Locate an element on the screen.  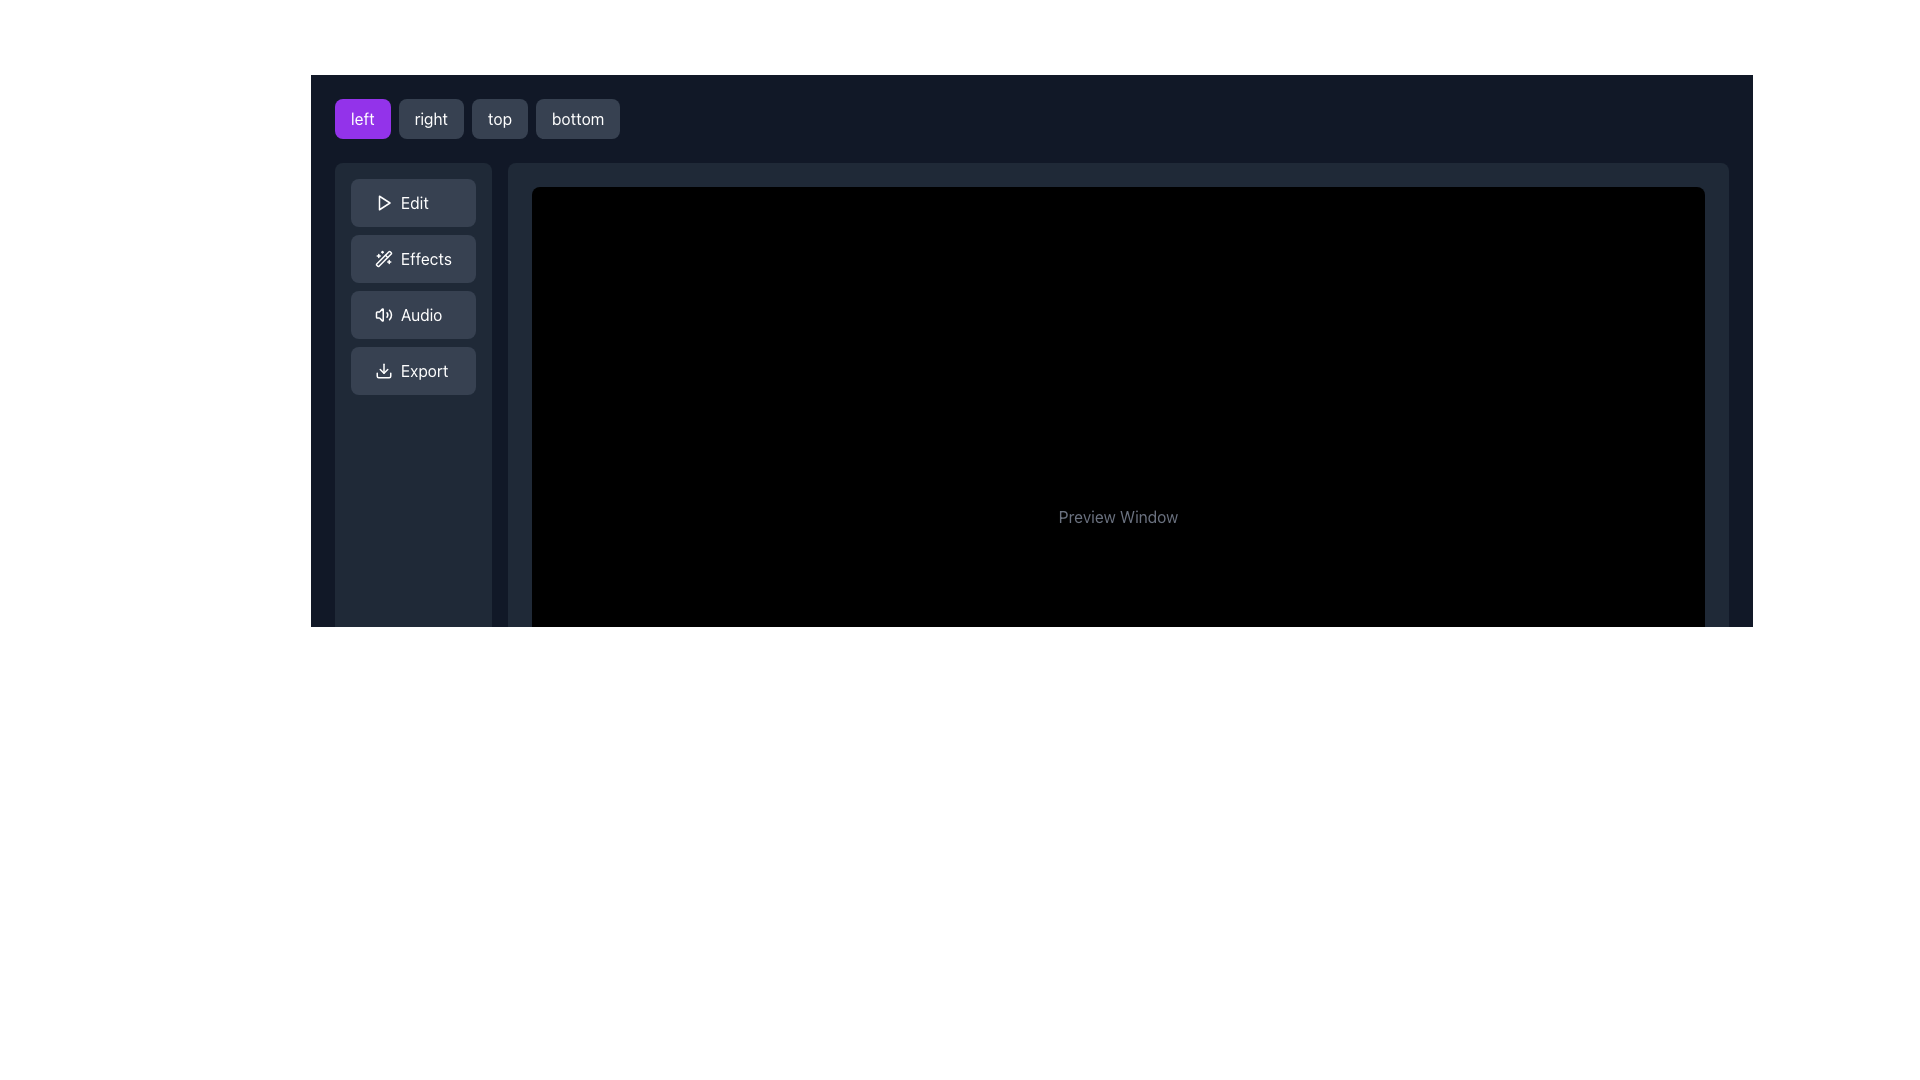
the button labeled 'right' which is the second button in a row of four, situated between the 'left' button and the 'top' button is located at coordinates (430, 119).